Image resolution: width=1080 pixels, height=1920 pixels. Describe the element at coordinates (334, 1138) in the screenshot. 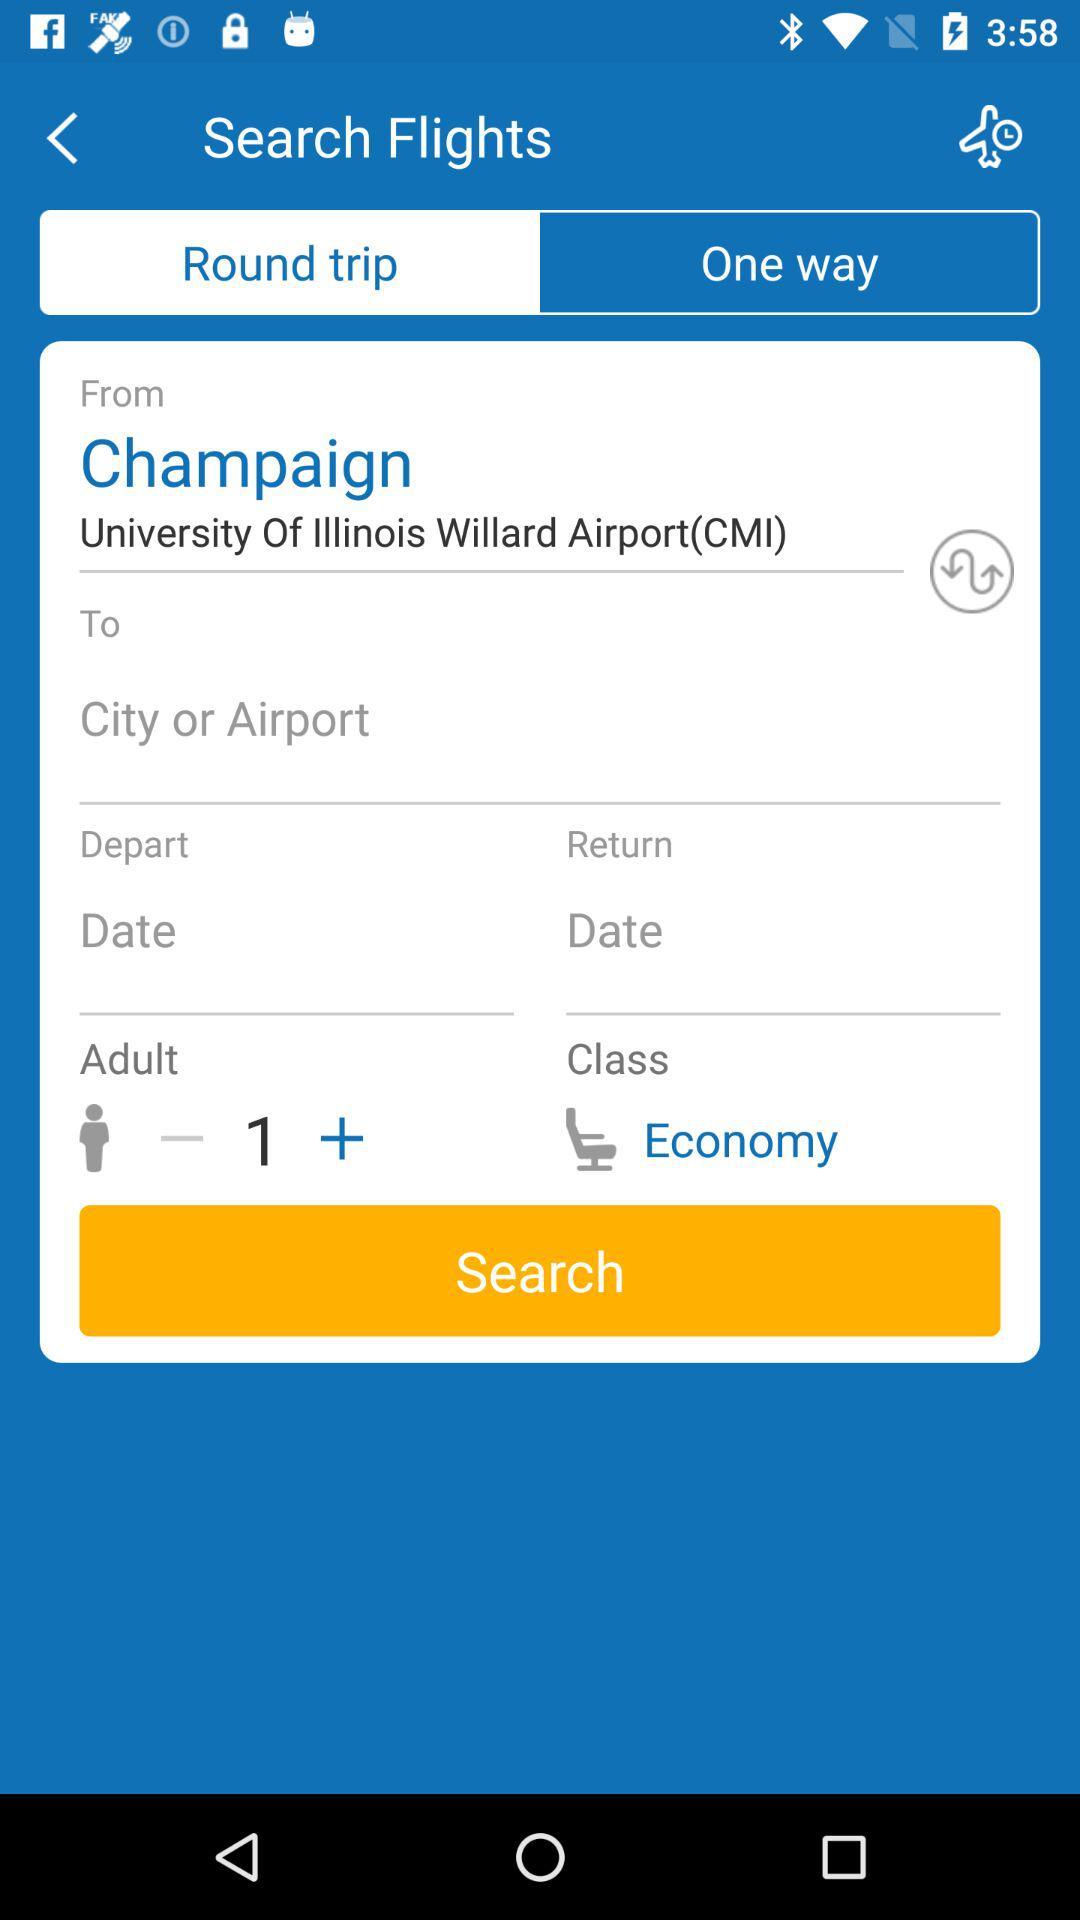

I see `option` at that location.